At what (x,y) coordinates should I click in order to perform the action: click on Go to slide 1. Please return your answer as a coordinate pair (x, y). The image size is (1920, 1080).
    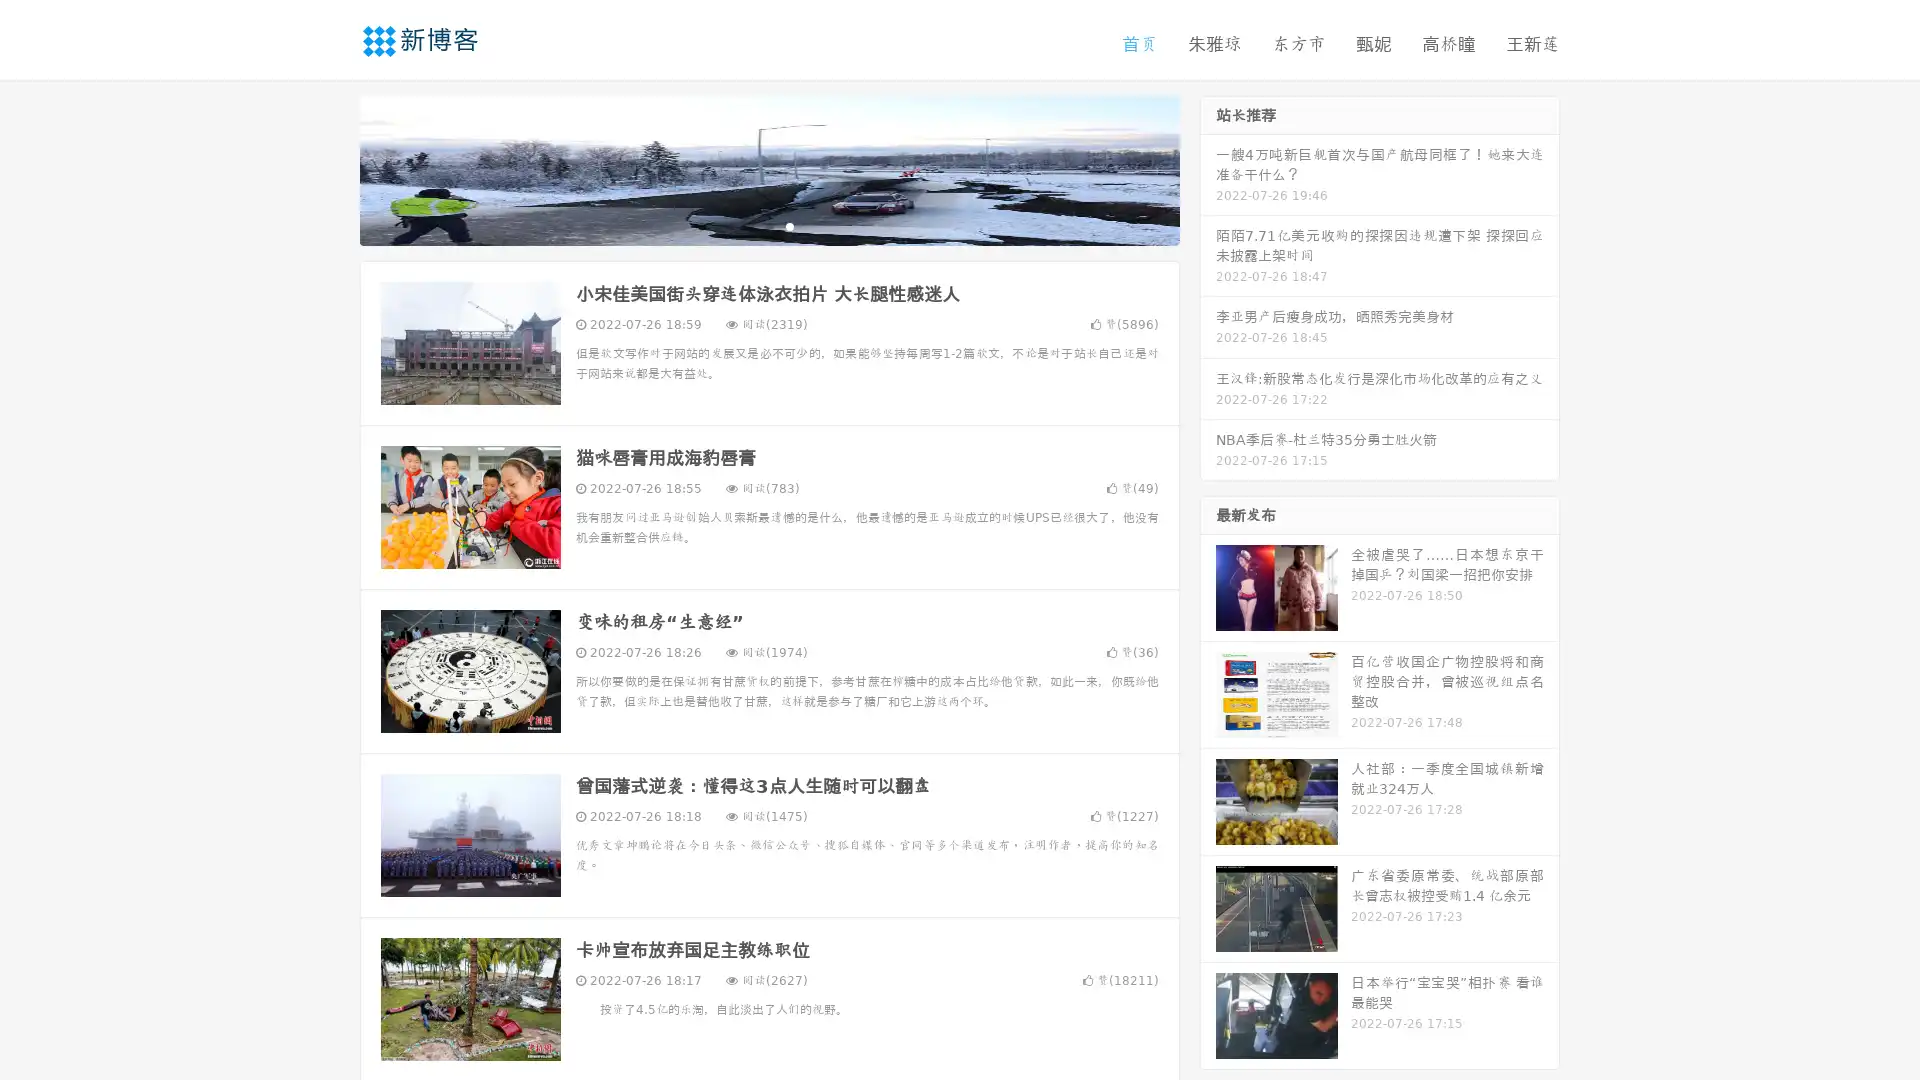
    Looking at the image, I should click on (748, 225).